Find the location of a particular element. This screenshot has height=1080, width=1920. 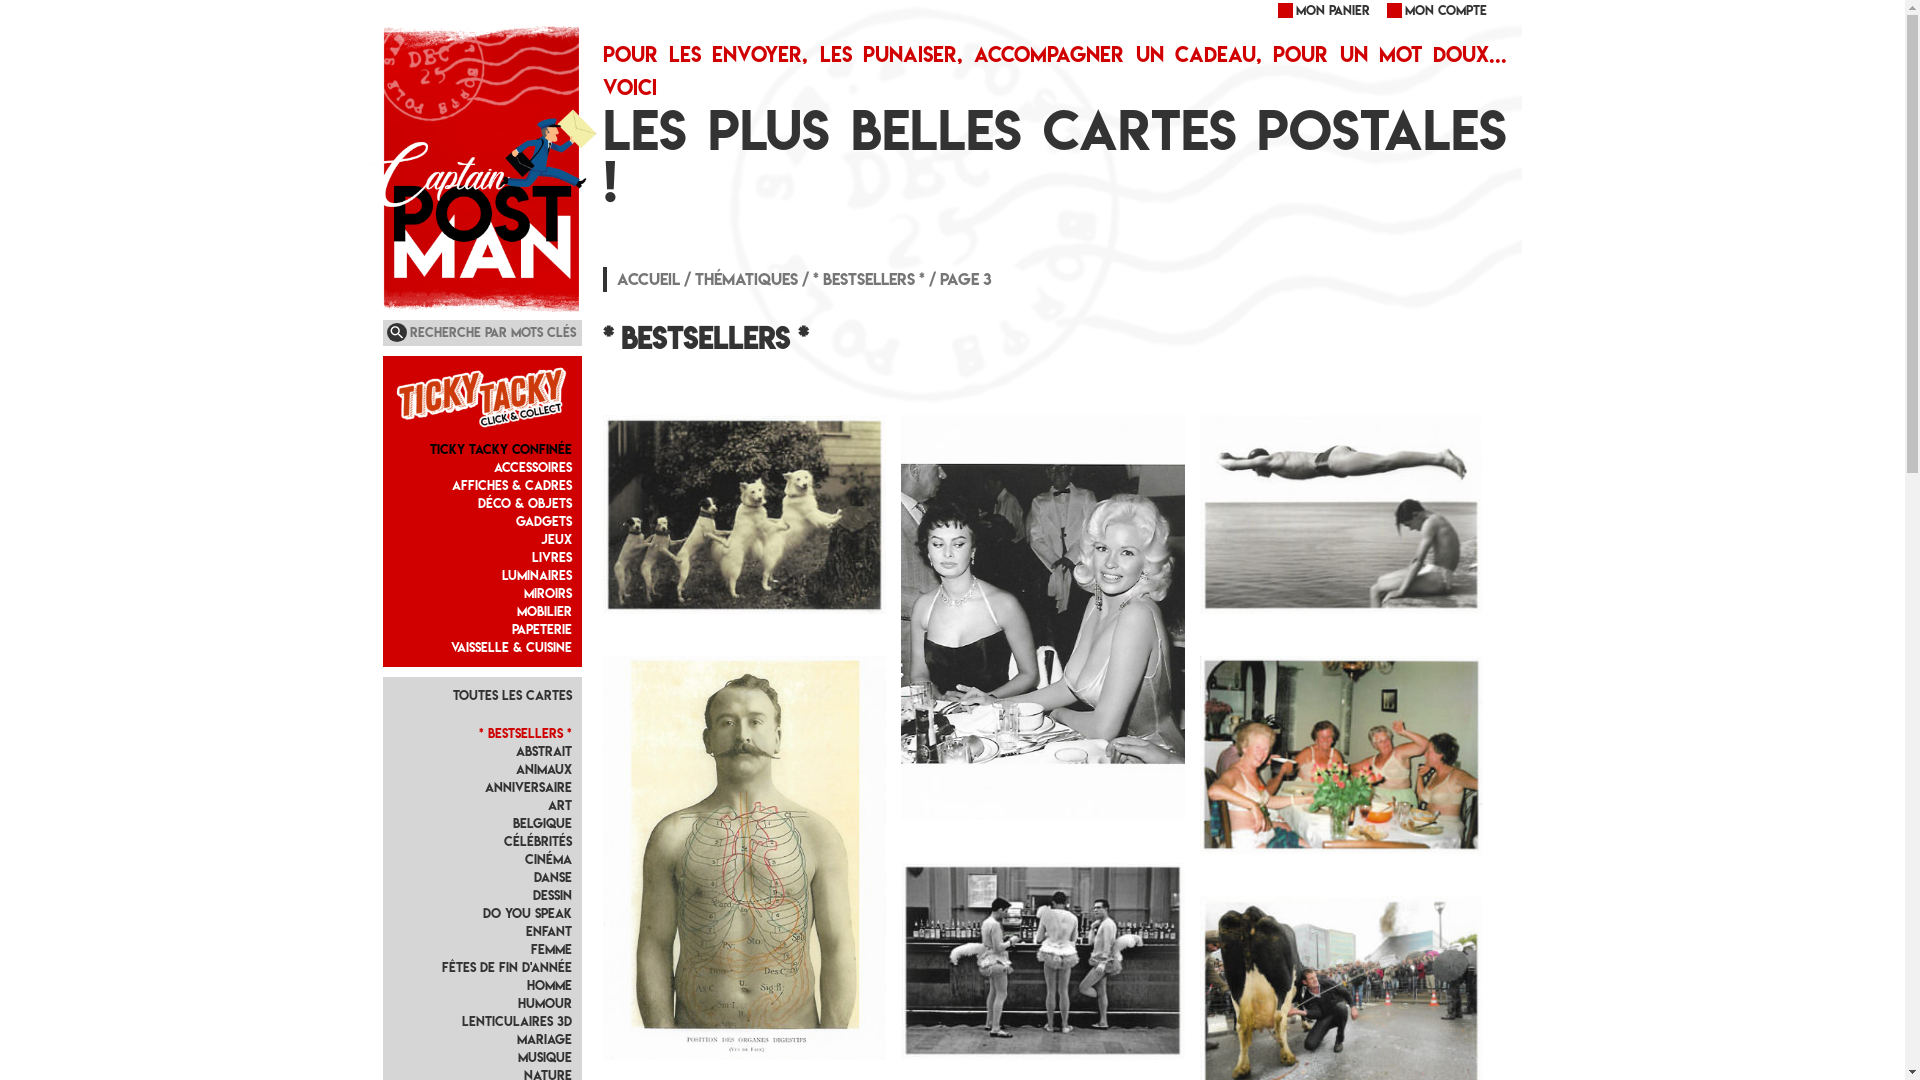

'Gadgets' is located at coordinates (543, 520).